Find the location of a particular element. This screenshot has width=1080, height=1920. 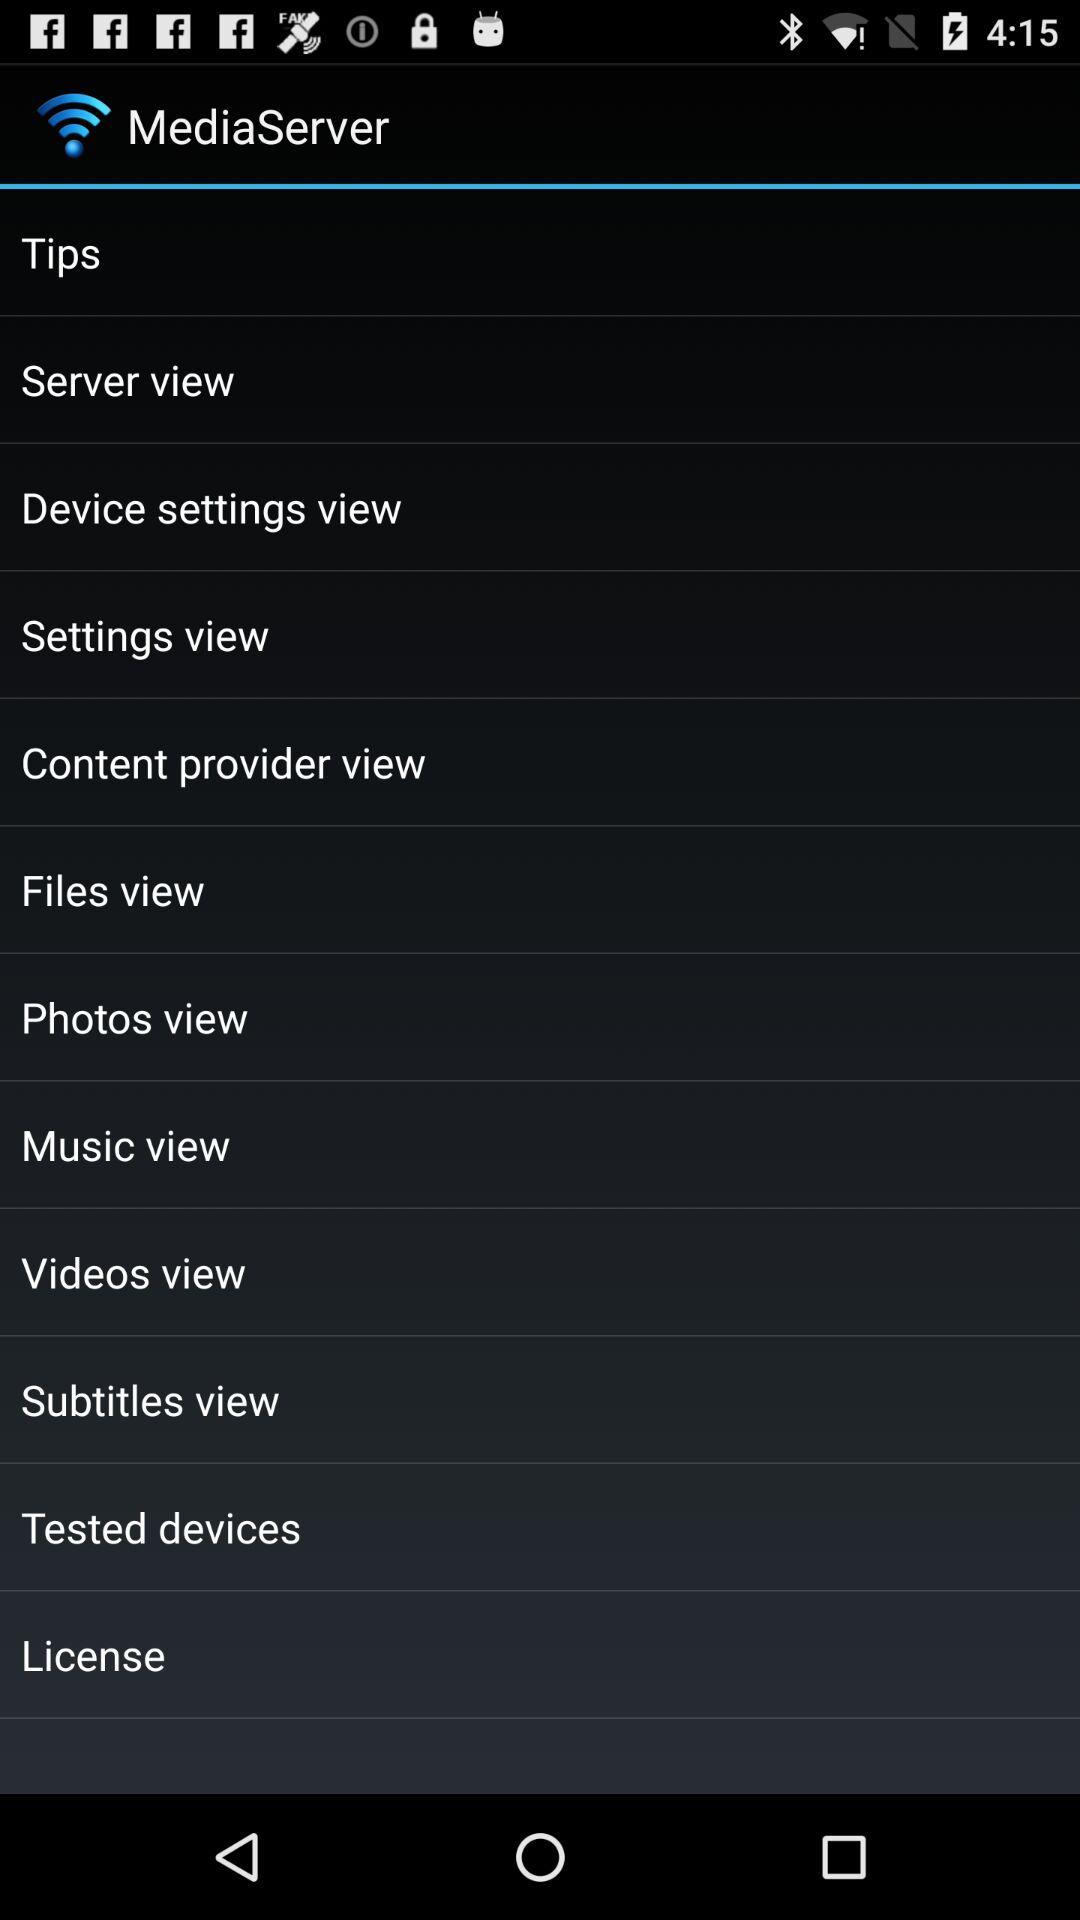

the checkbox below the music view is located at coordinates (540, 1271).